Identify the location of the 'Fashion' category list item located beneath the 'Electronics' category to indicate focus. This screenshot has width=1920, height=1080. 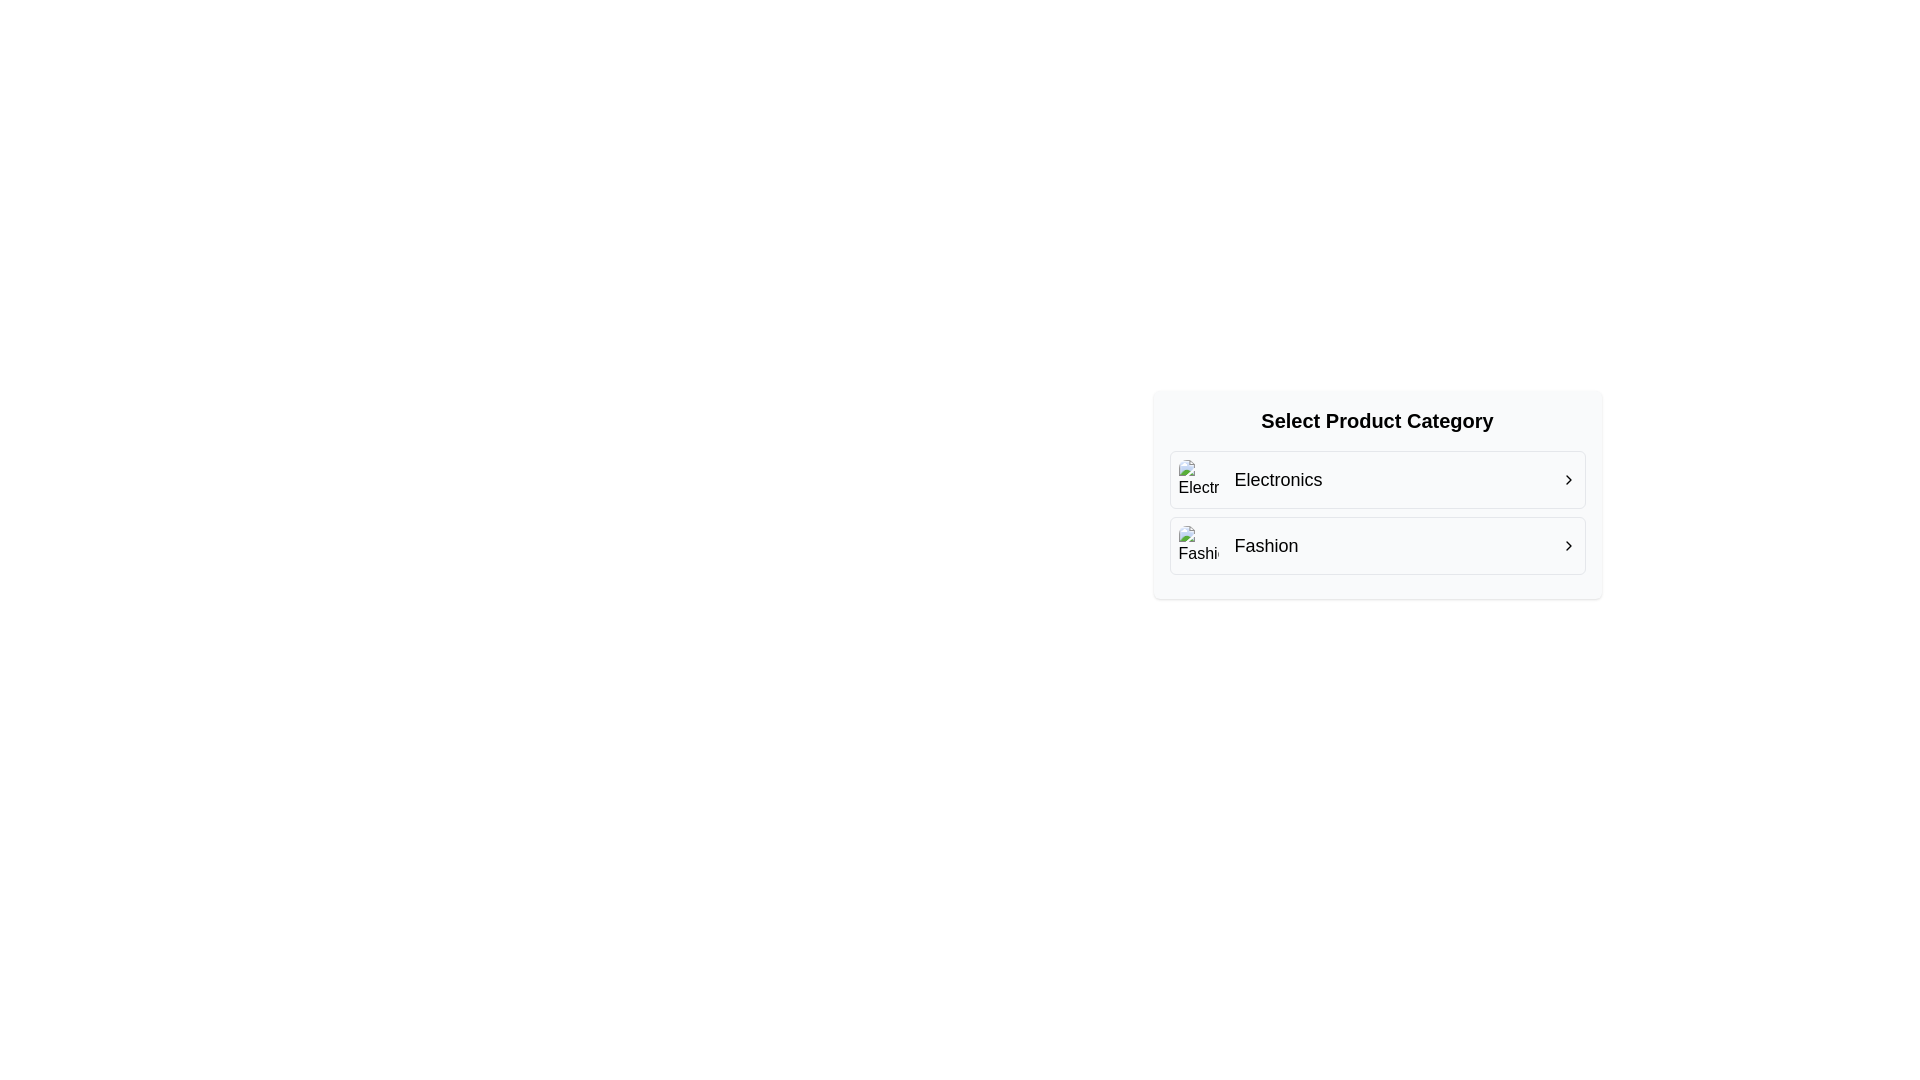
(1376, 546).